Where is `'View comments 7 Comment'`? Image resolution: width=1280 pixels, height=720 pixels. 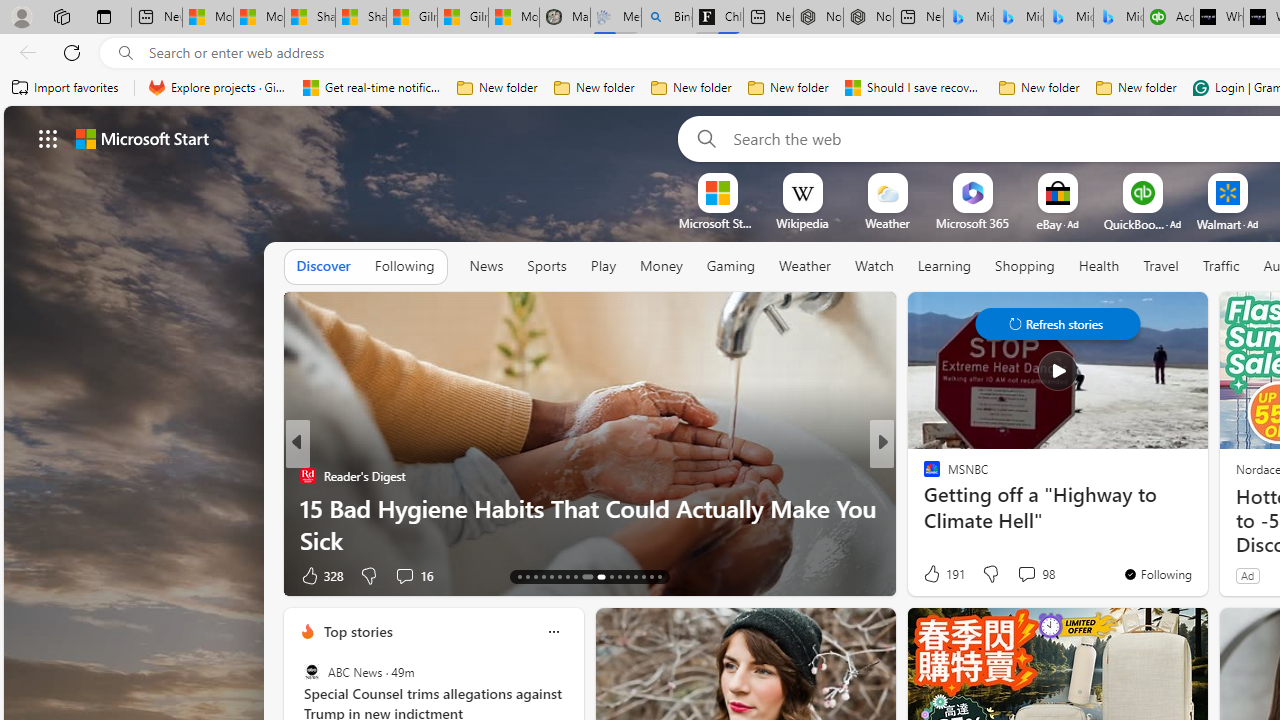 'View comments 7 Comment' is located at coordinates (1020, 575).